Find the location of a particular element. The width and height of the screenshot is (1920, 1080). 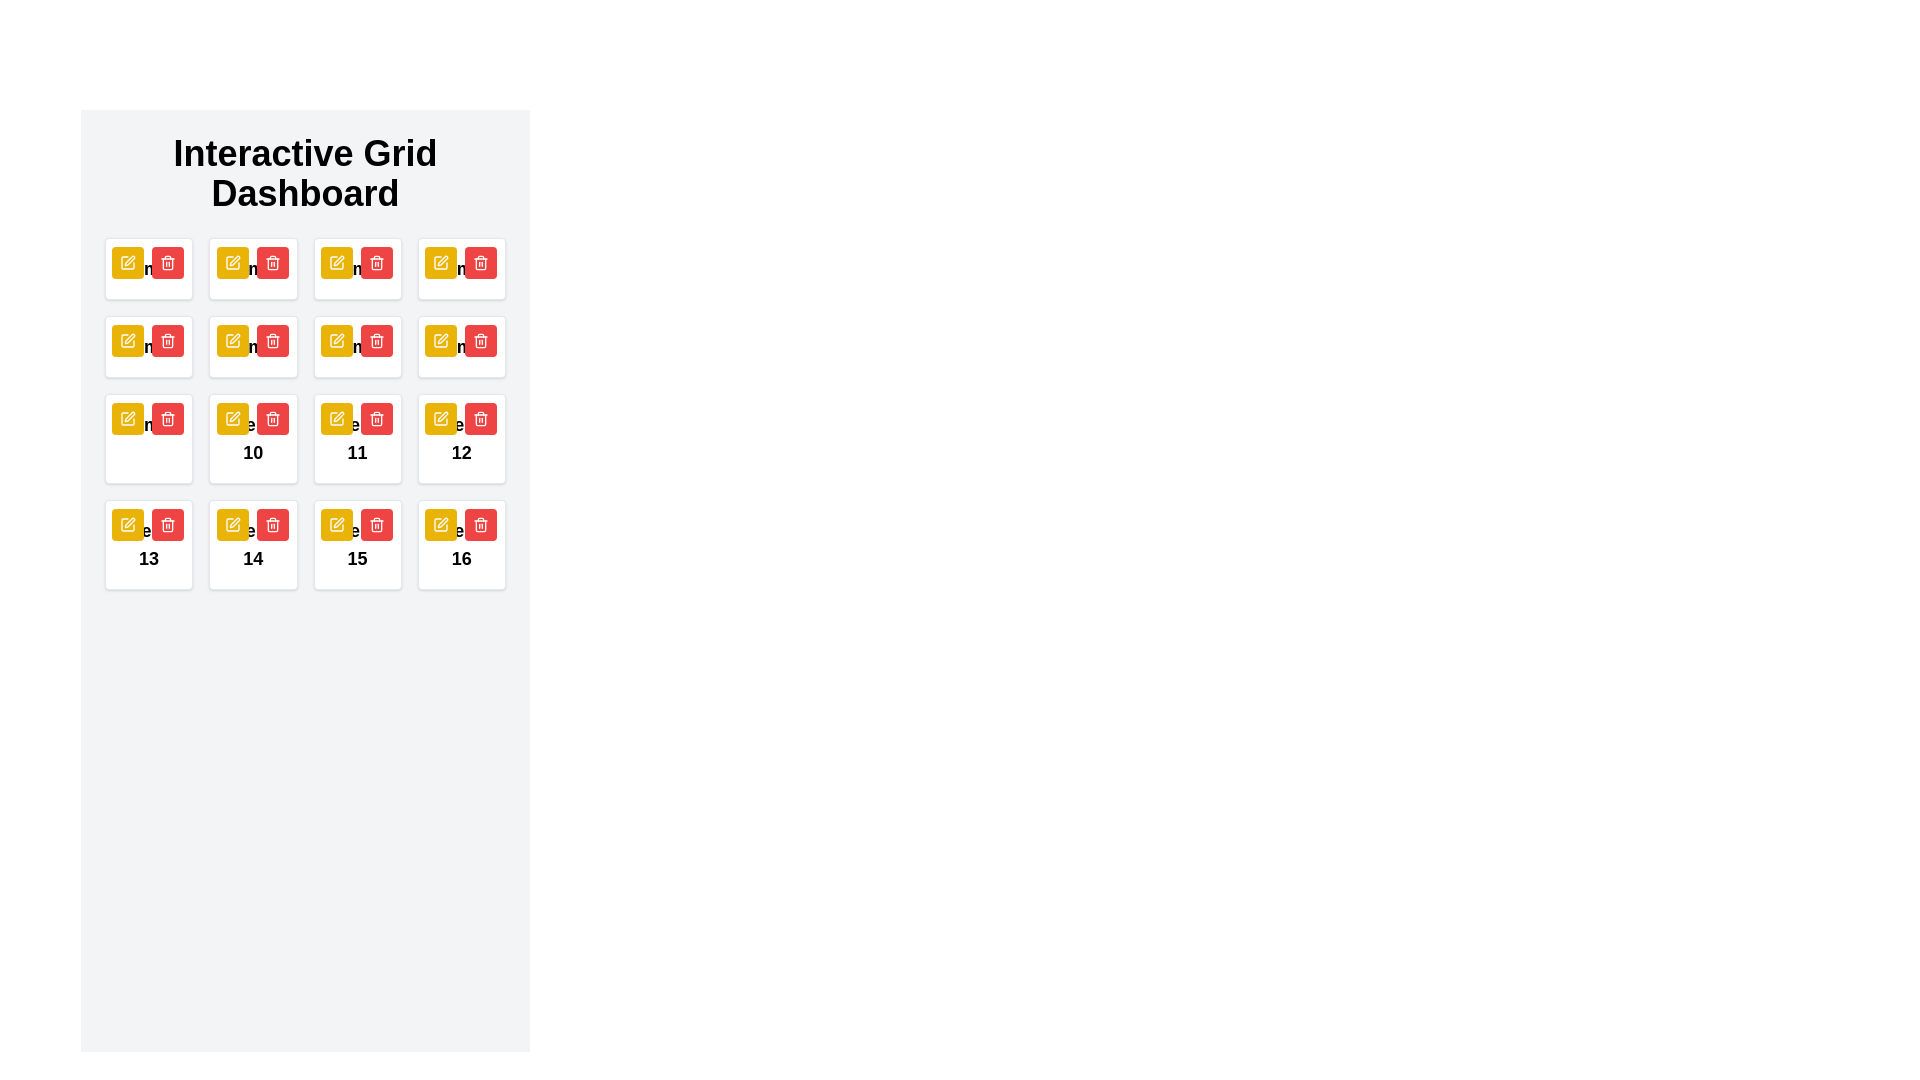

the interactive card component labeled 'Item 15' is located at coordinates (357, 544).